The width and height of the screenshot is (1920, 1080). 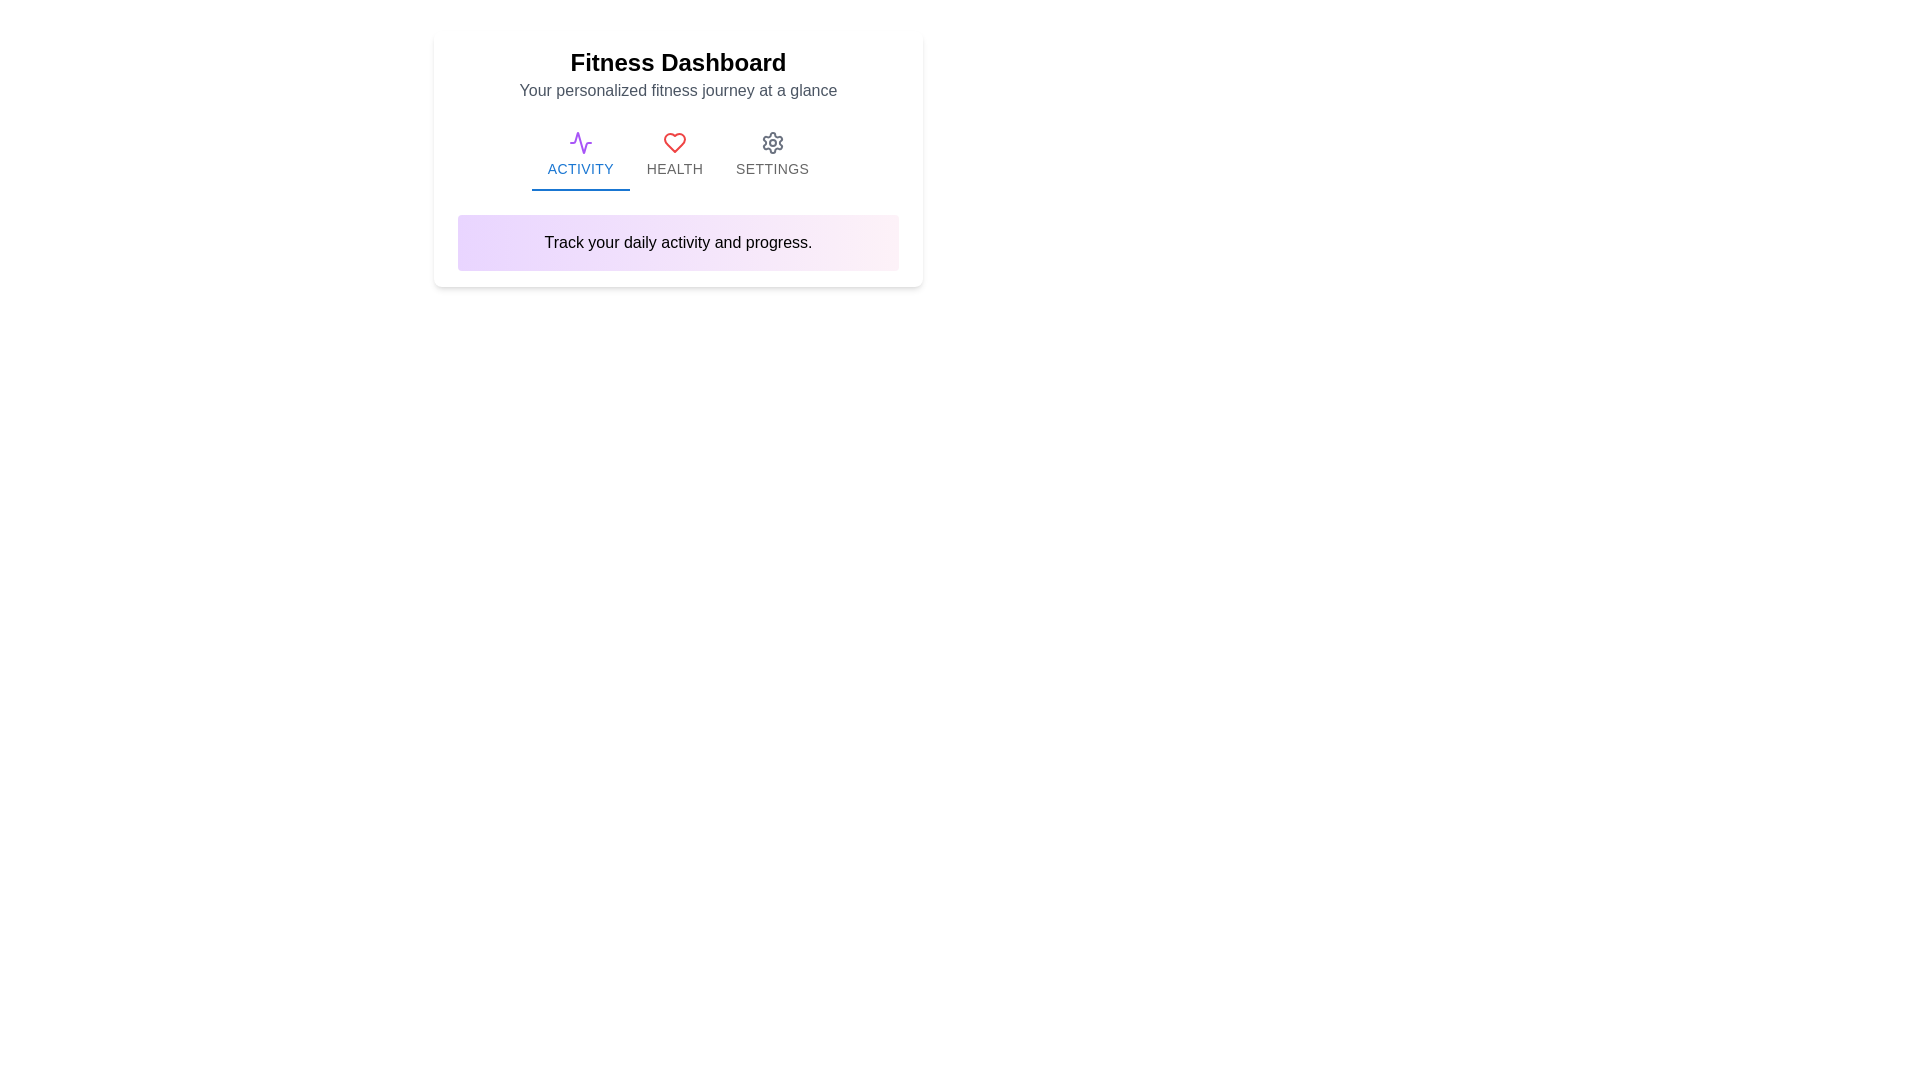 What do you see at coordinates (579, 189) in the screenshot?
I see `the visual indicator for the active 'Activity' tab, which is located below the tab label in the navigation bar` at bounding box center [579, 189].